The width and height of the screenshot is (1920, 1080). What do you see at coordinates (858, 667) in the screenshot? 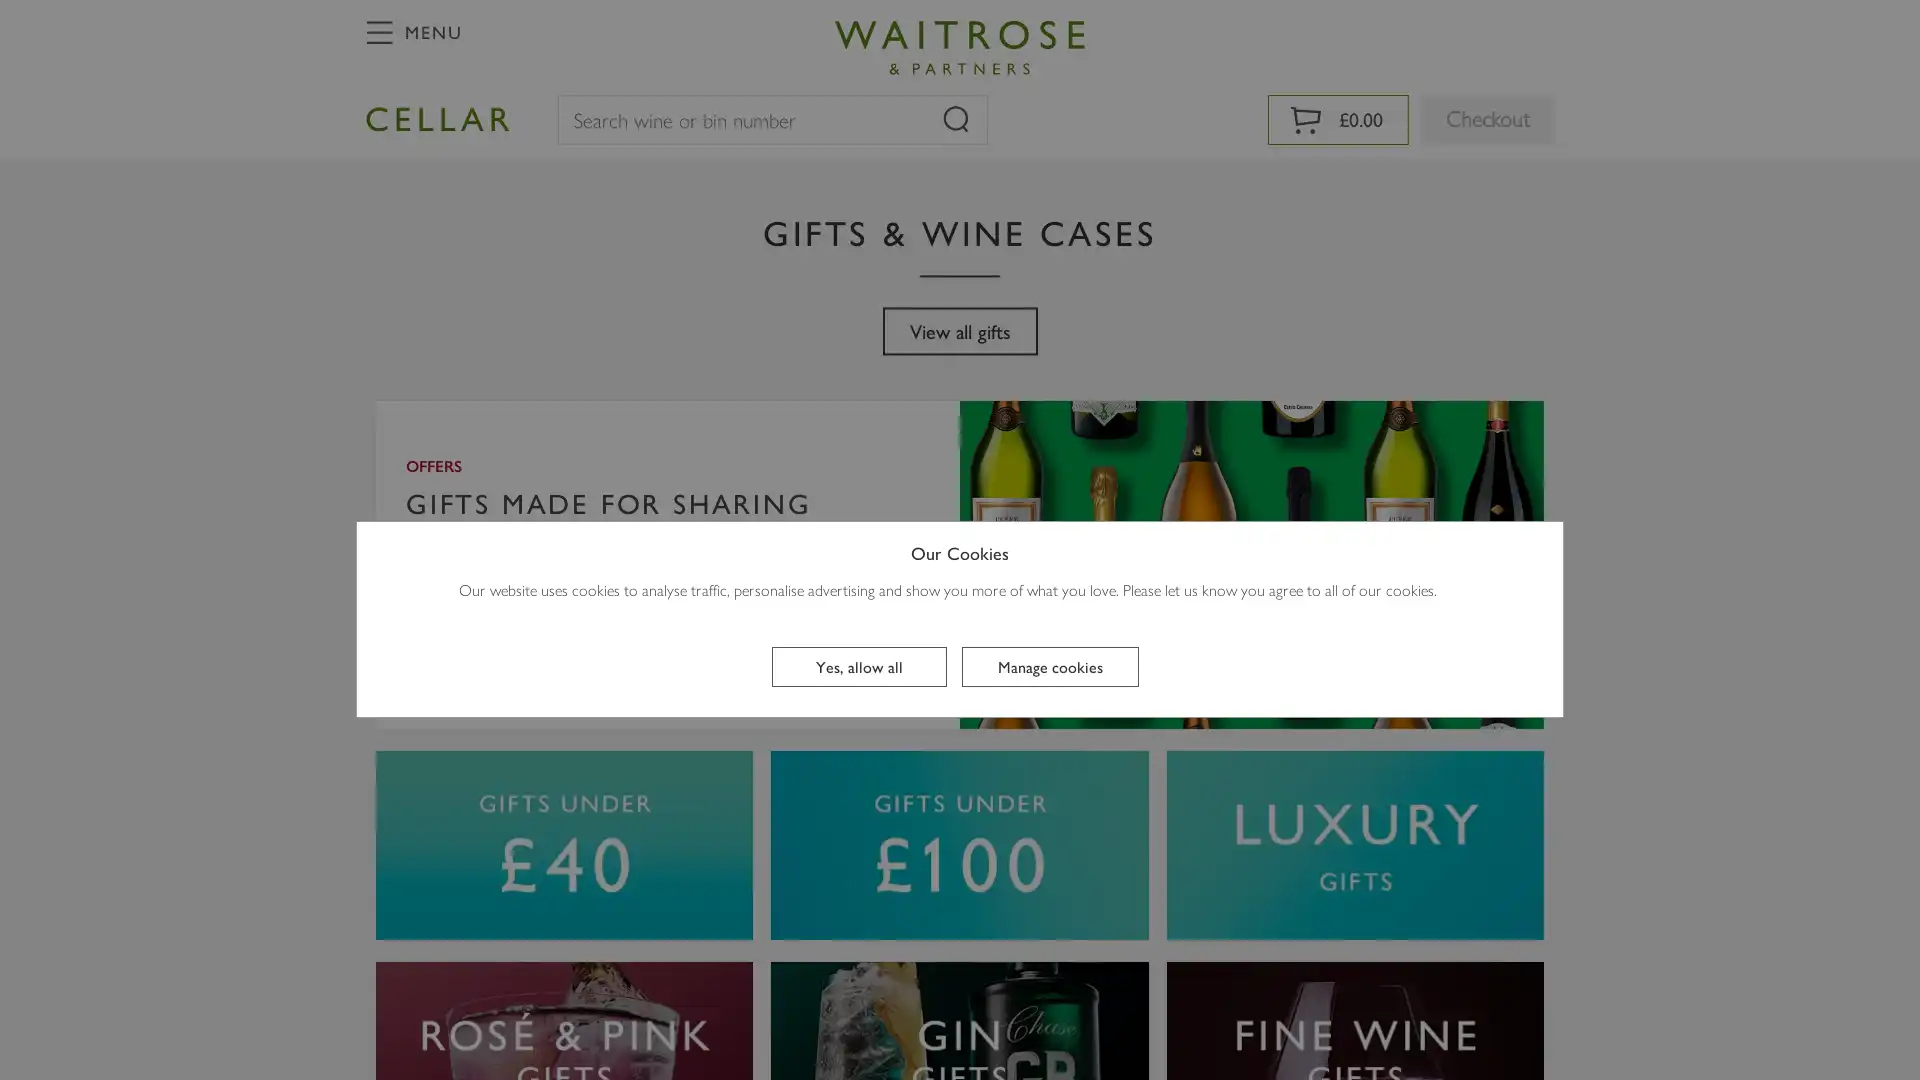
I see `Allow All Cookies` at bounding box center [858, 667].